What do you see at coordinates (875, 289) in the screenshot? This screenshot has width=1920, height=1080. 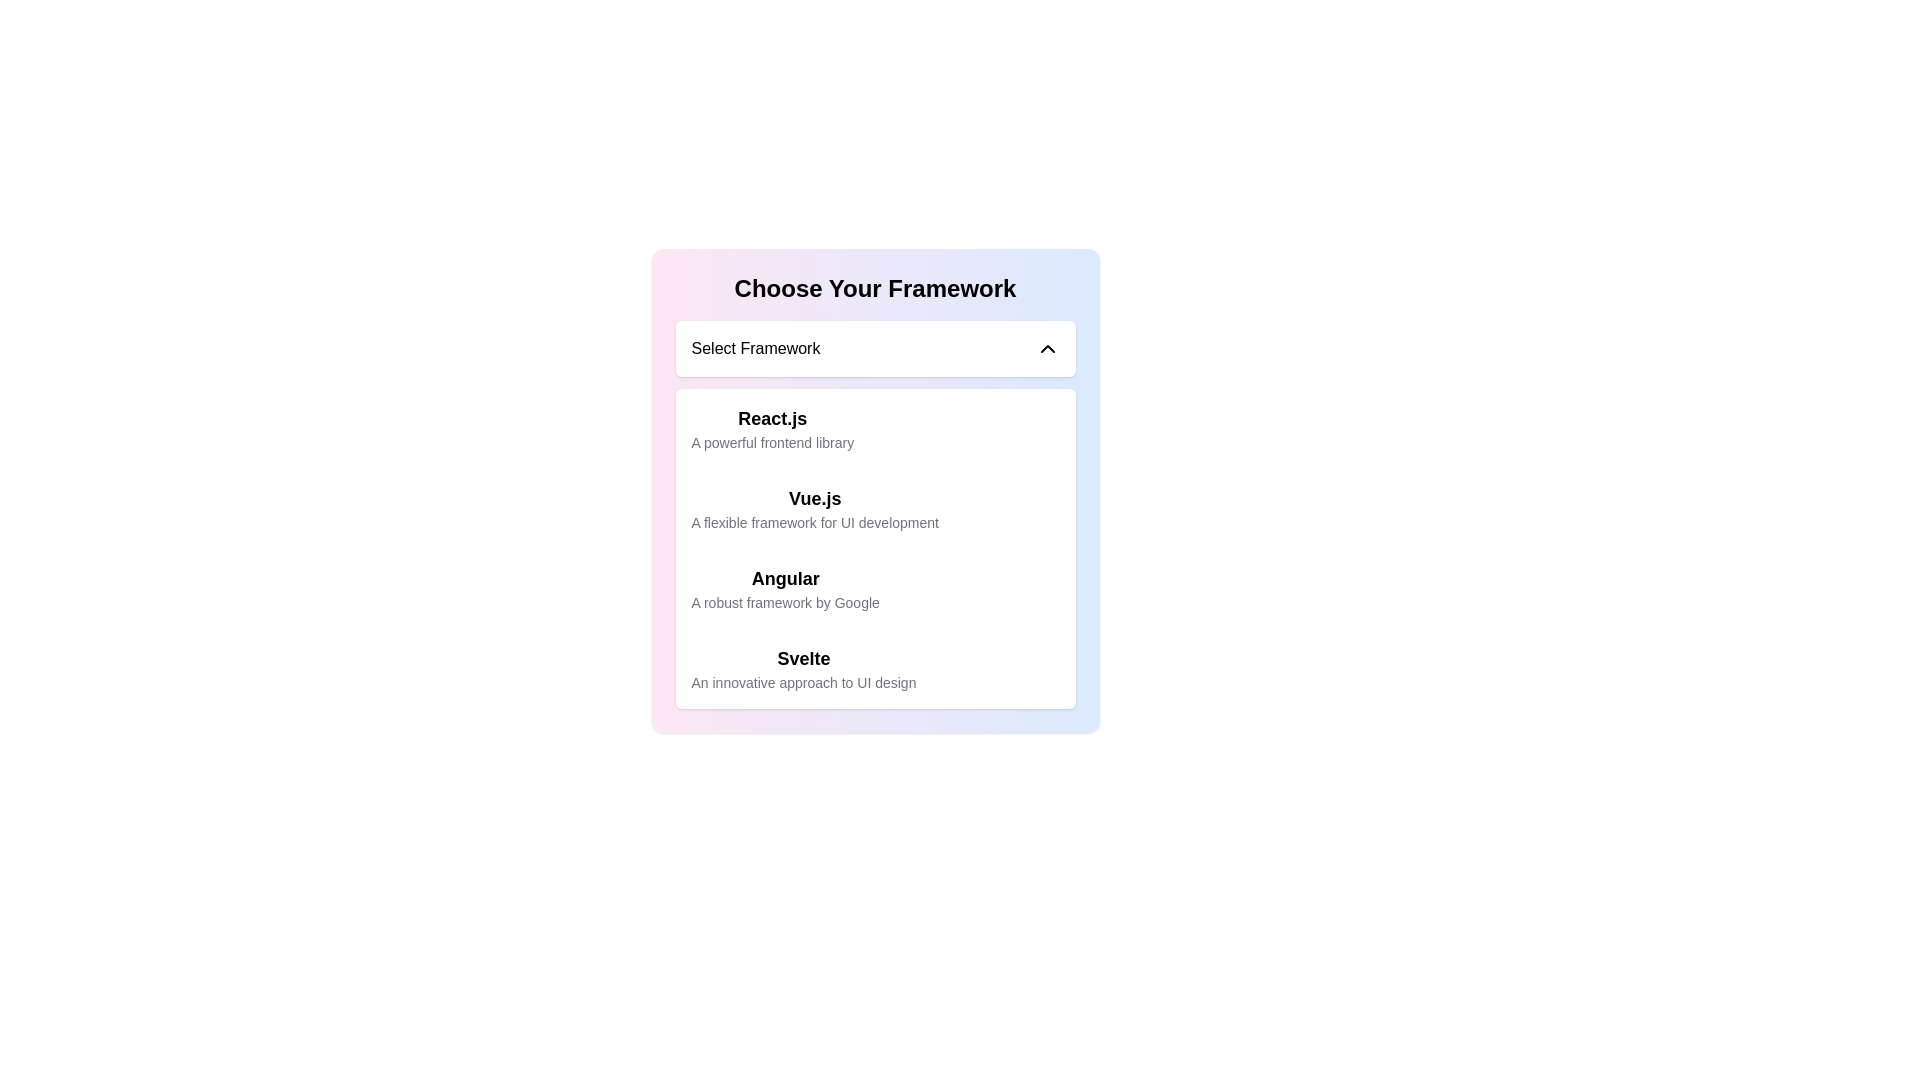 I see `the bold, large heading text labeled 'Choose Your Framework' that is centrally positioned at the top of the card layout` at bounding box center [875, 289].